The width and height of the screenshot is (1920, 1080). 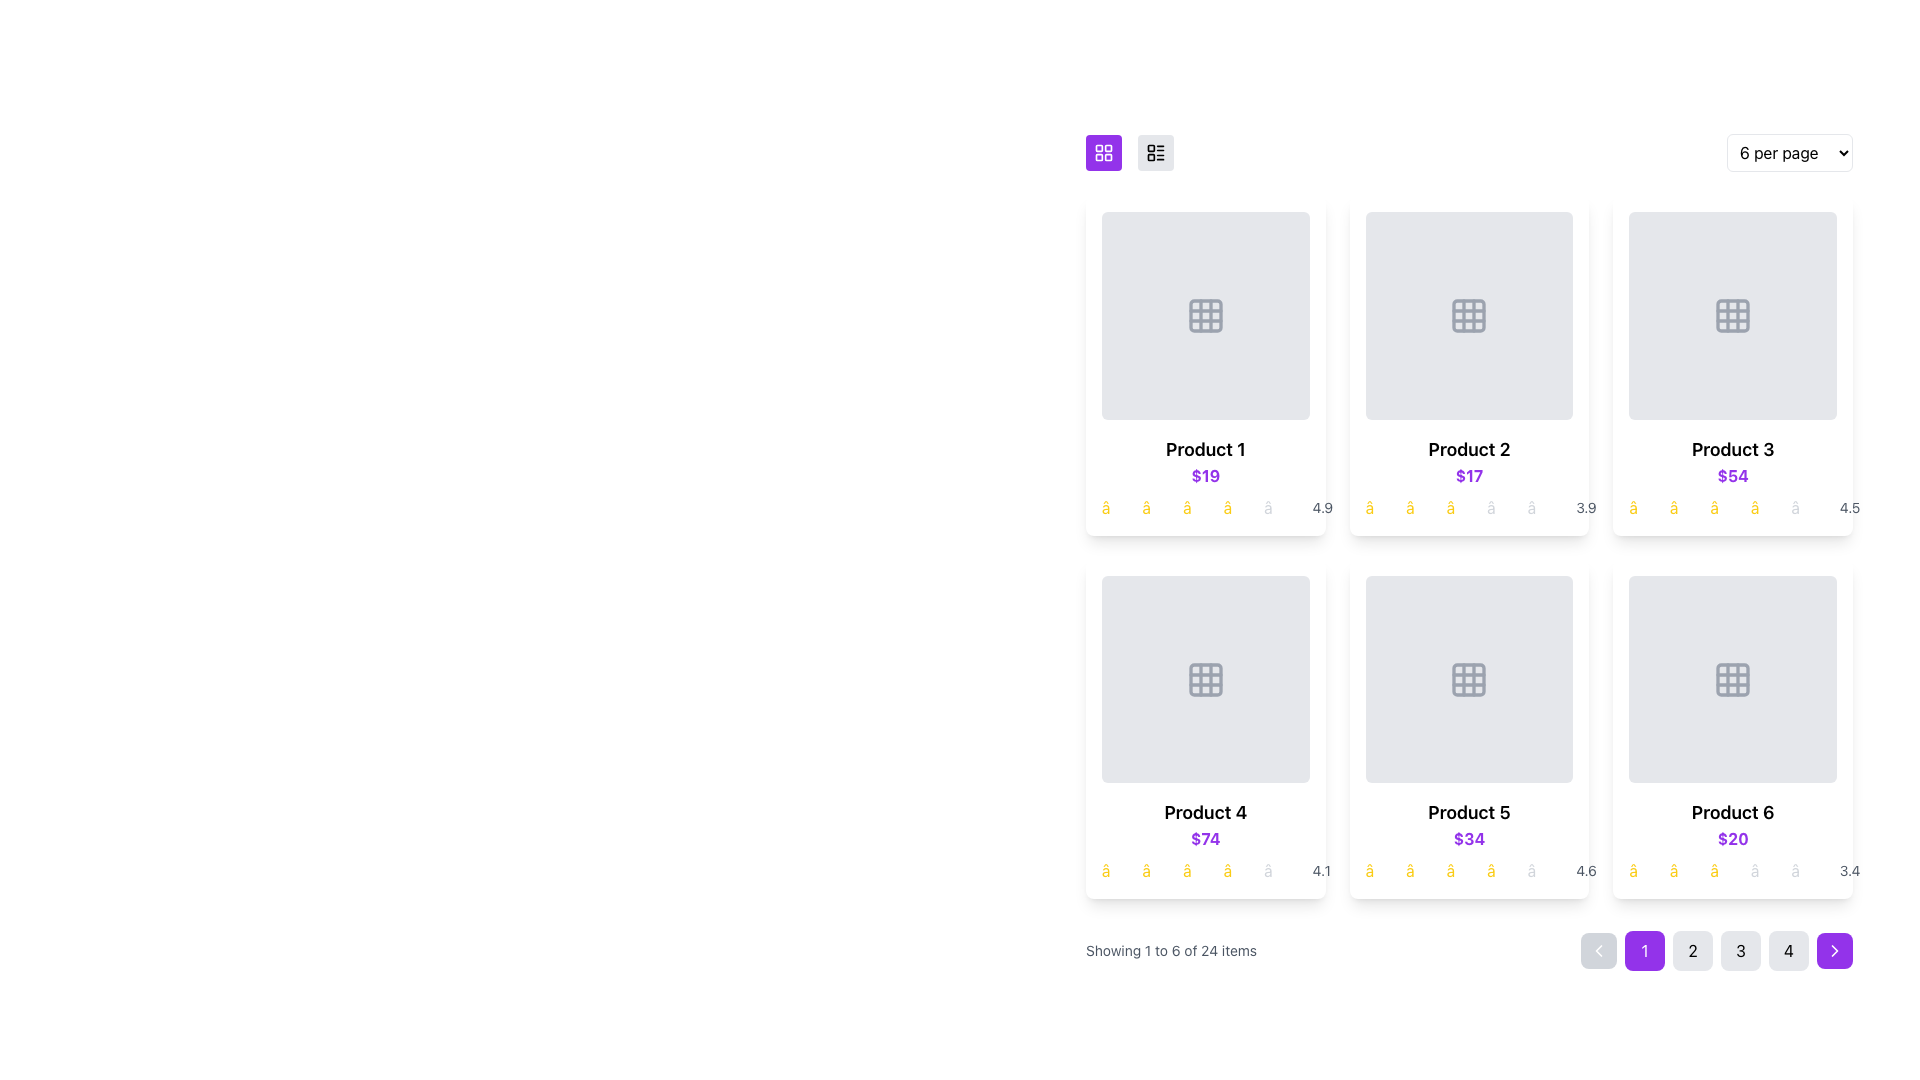 What do you see at coordinates (1790, 152) in the screenshot?
I see `an option from the dropdown menu labeled '6 per page', located at the top-right of the UI` at bounding box center [1790, 152].